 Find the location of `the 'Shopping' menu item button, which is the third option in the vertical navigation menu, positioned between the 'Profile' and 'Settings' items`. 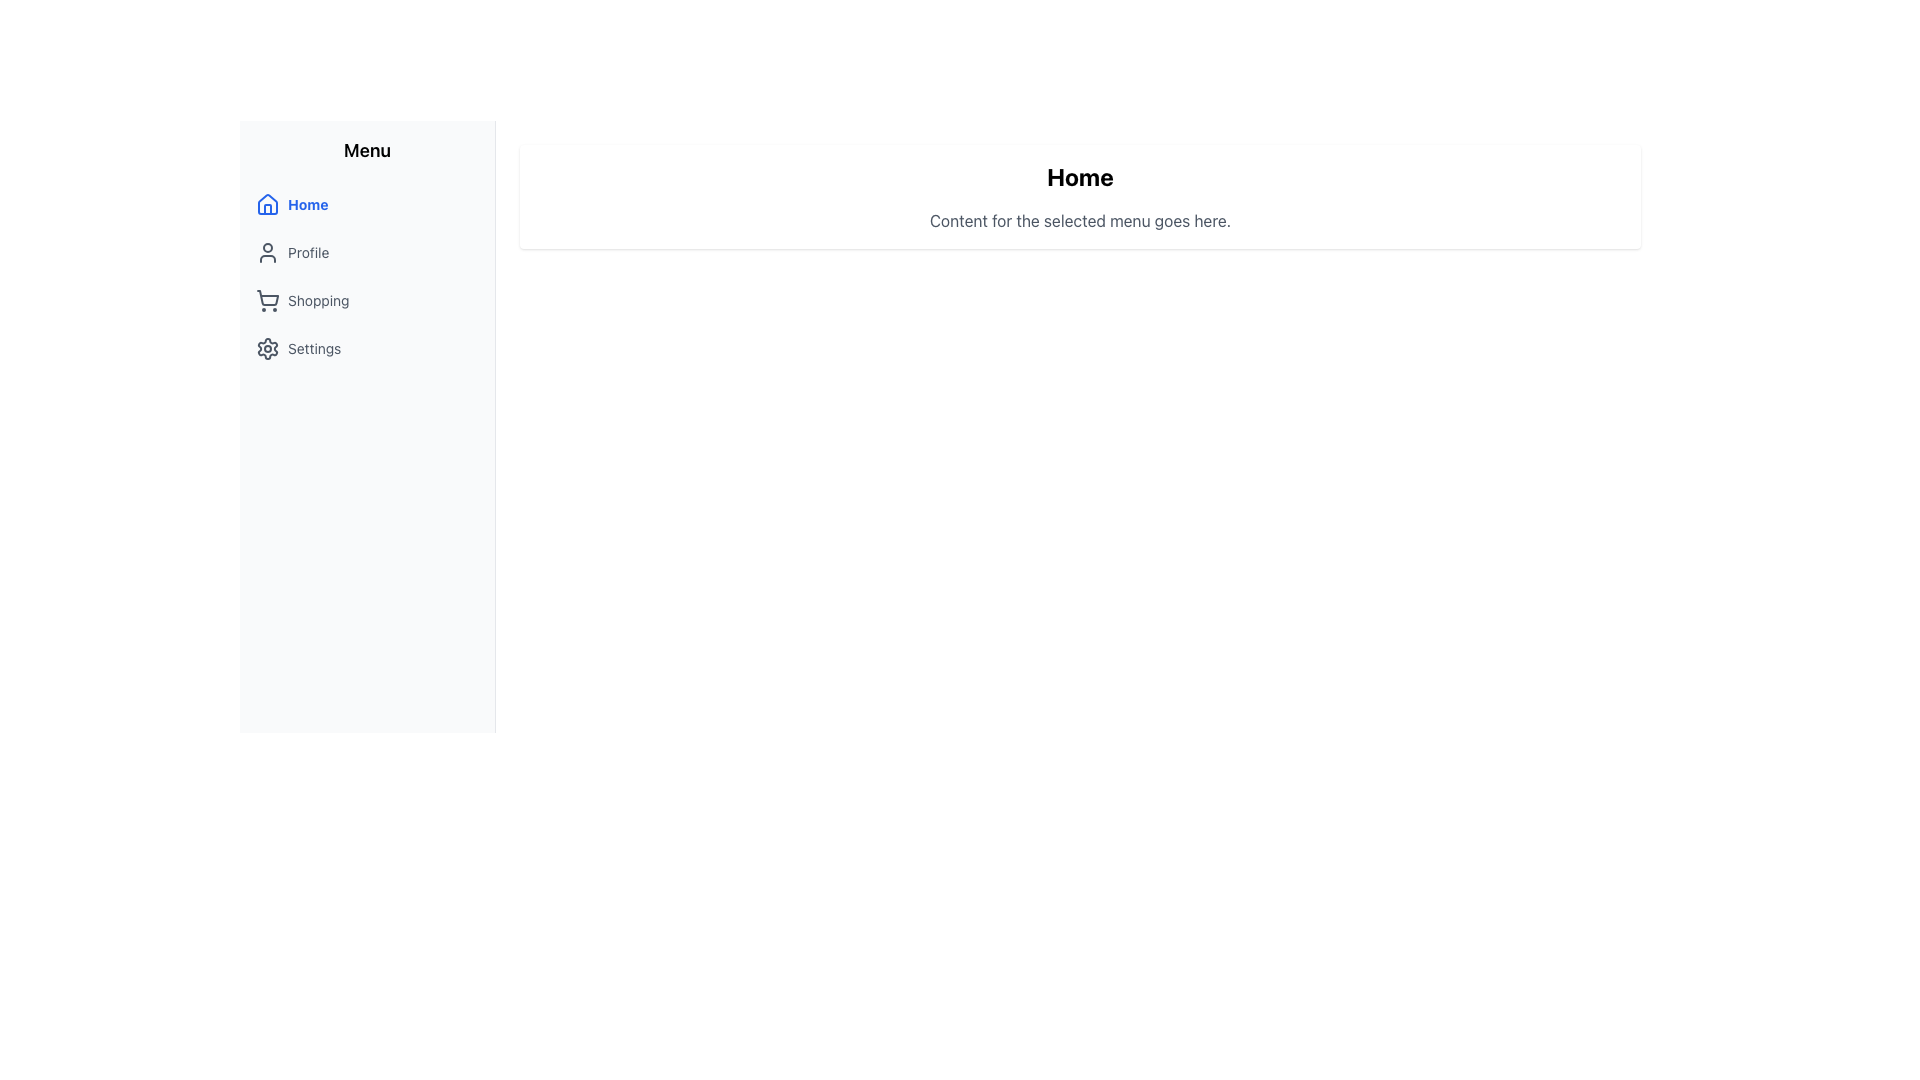

the 'Shopping' menu item button, which is the third option in the vertical navigation menu, positioned between the 'Profile' and 'Settings' items is located at coordinates (367, 300).